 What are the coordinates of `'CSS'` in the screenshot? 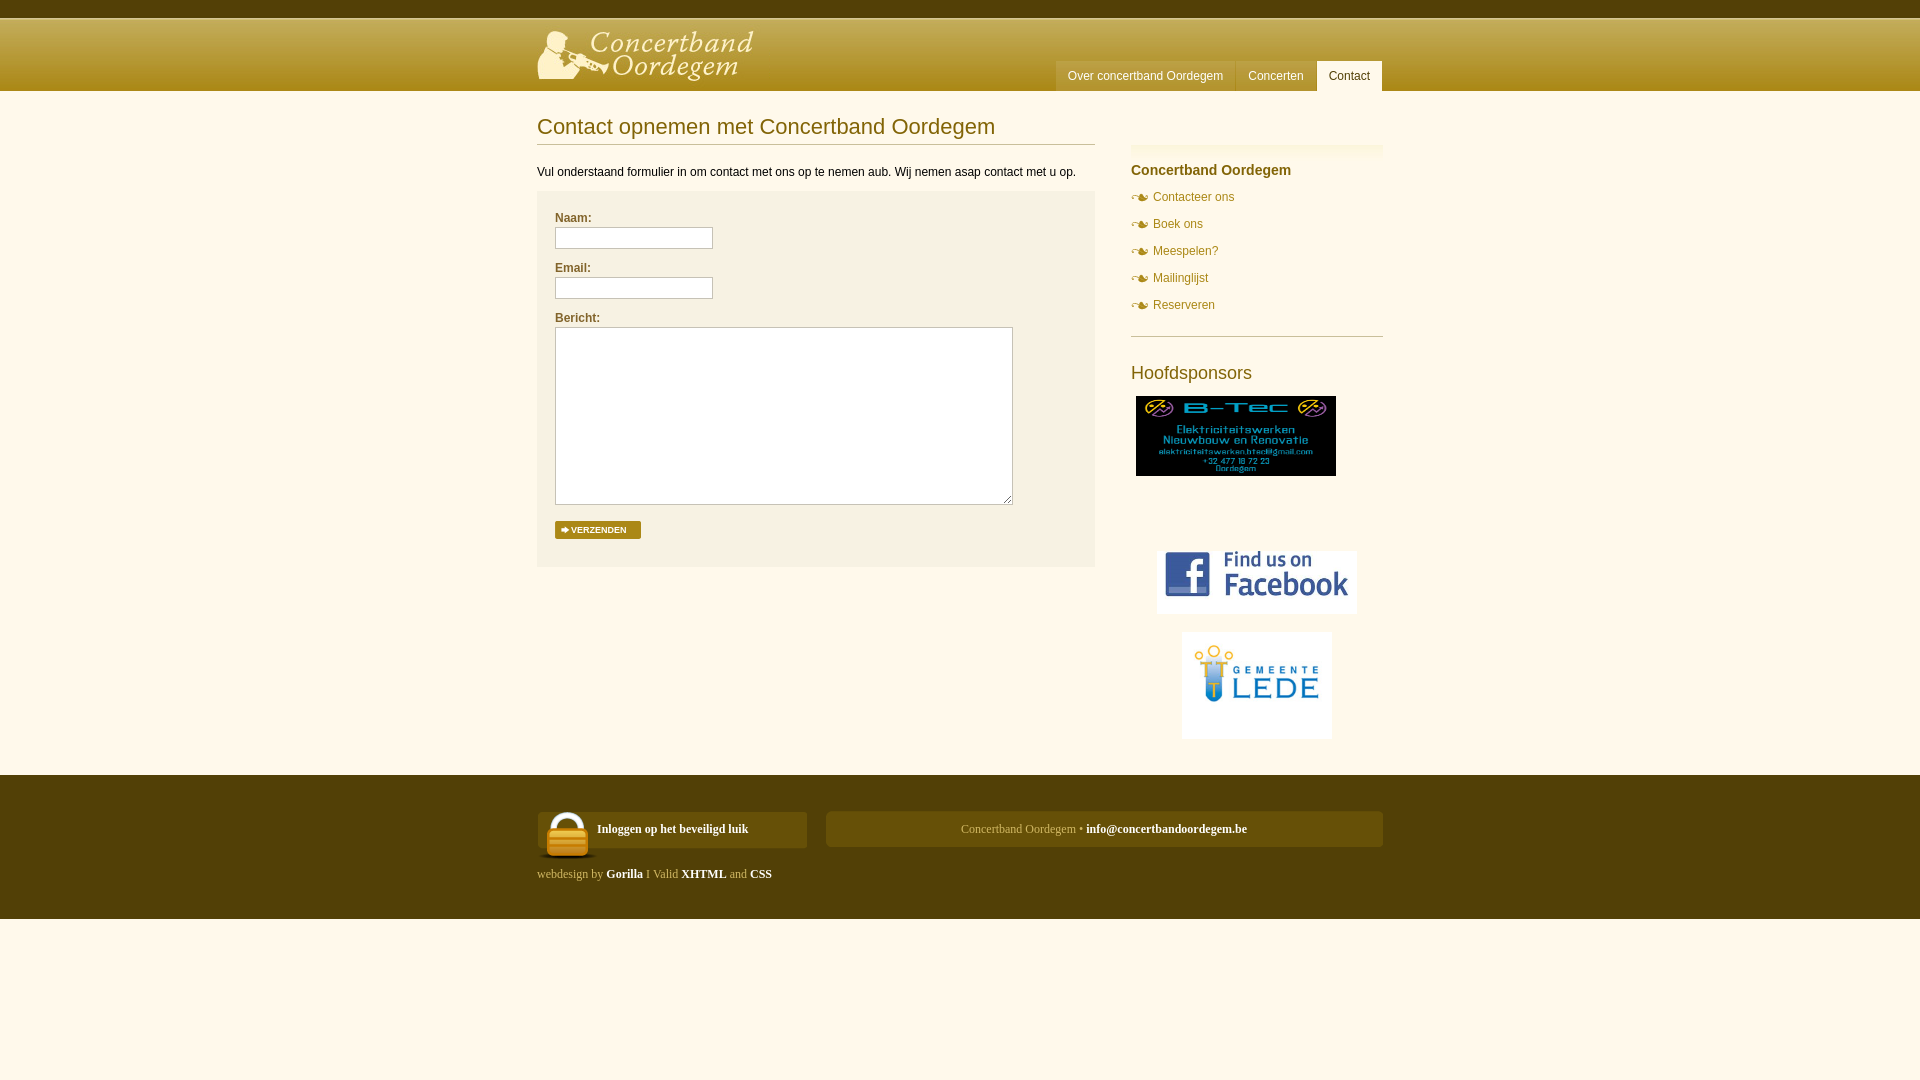 It's located at (748, 873).